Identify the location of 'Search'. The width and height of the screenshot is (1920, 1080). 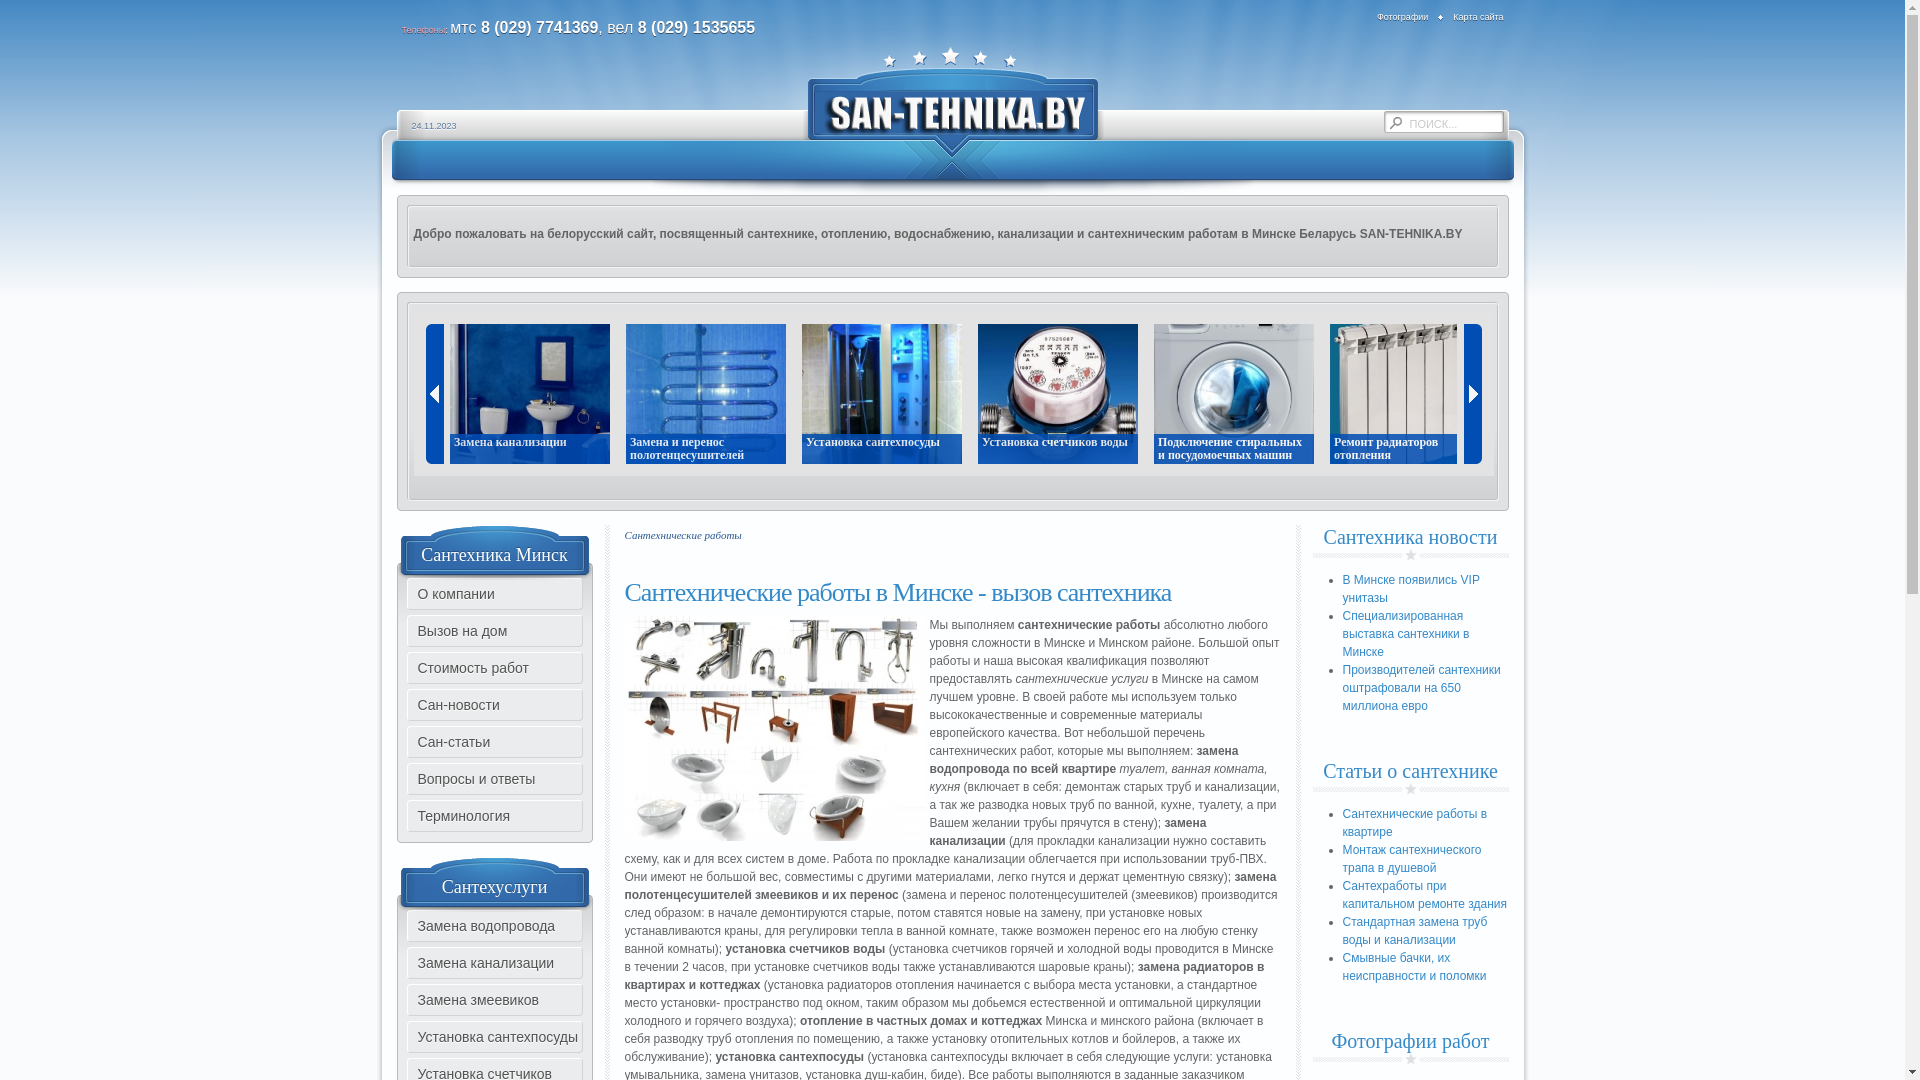
(1382, 123).